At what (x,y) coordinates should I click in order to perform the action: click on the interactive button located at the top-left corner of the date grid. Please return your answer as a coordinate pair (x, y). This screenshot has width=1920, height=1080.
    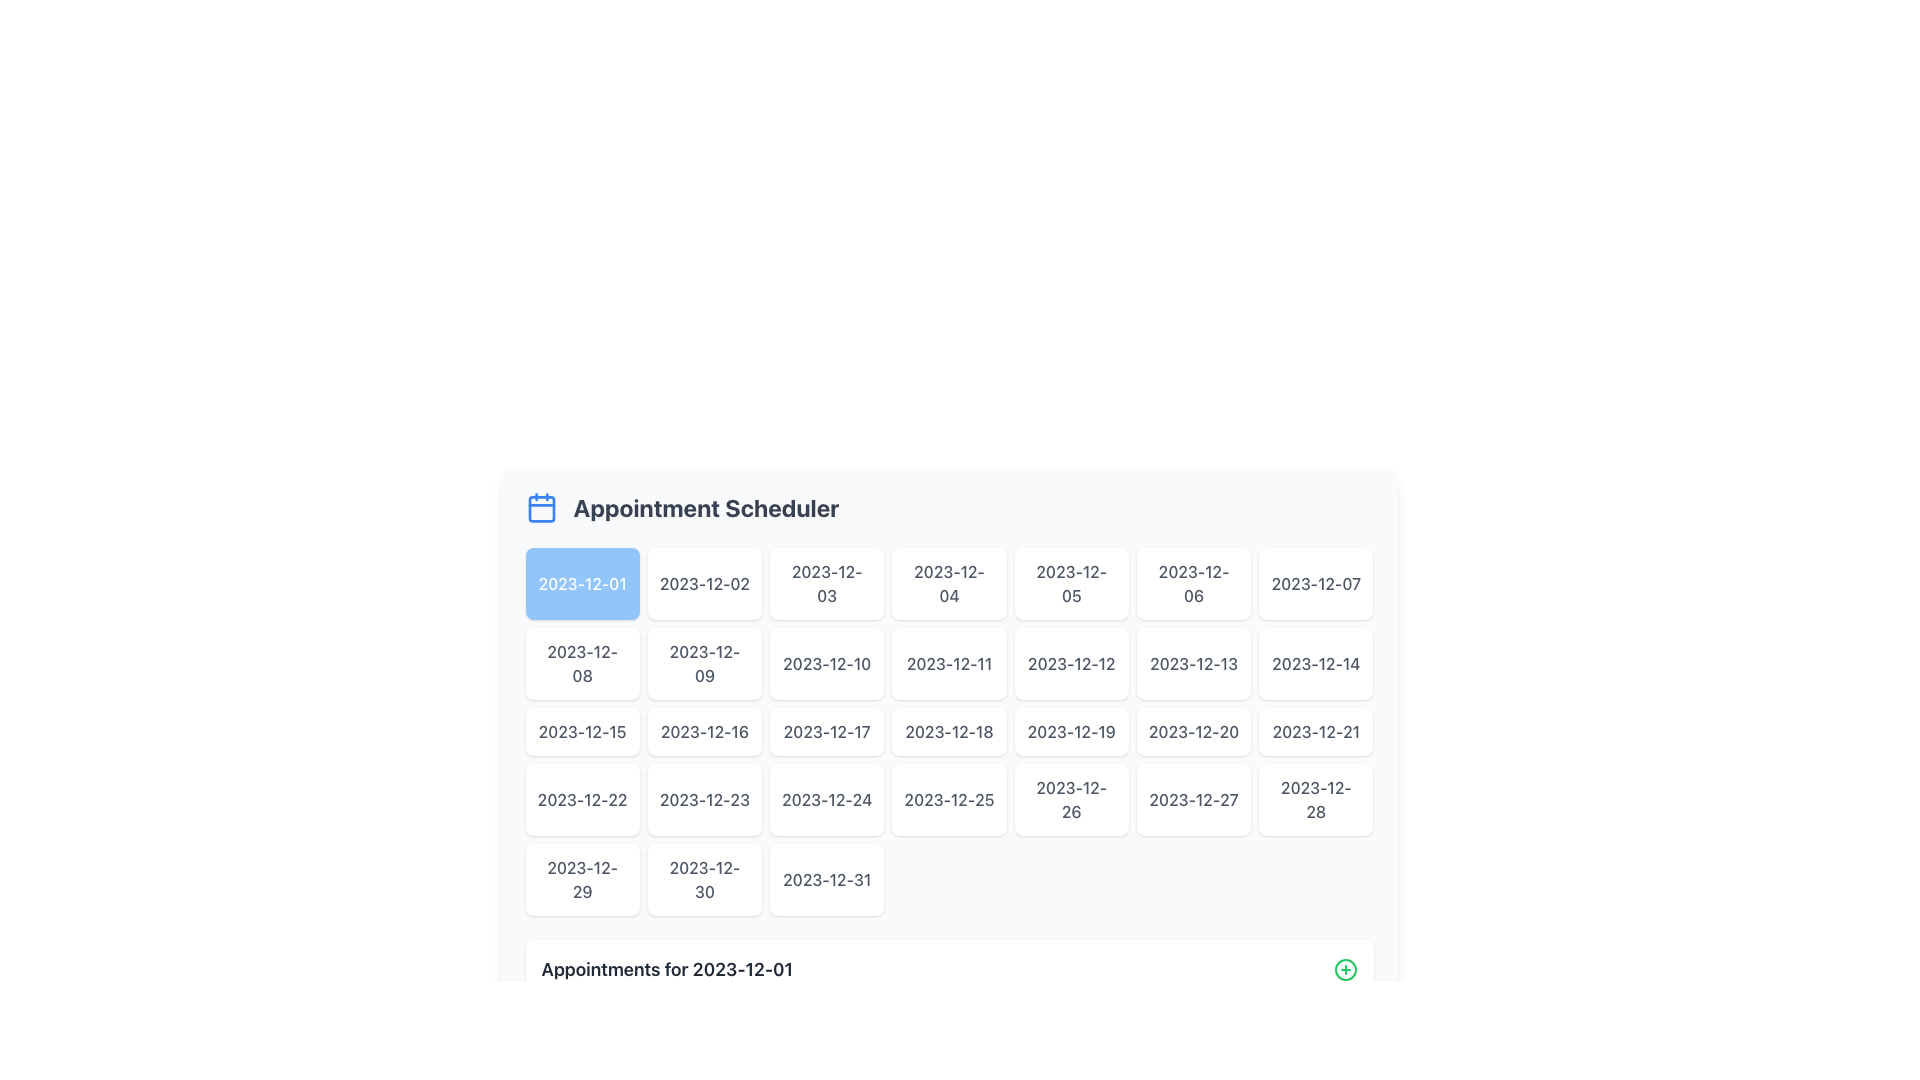
    Looking at the image, I should click on (581, 583).